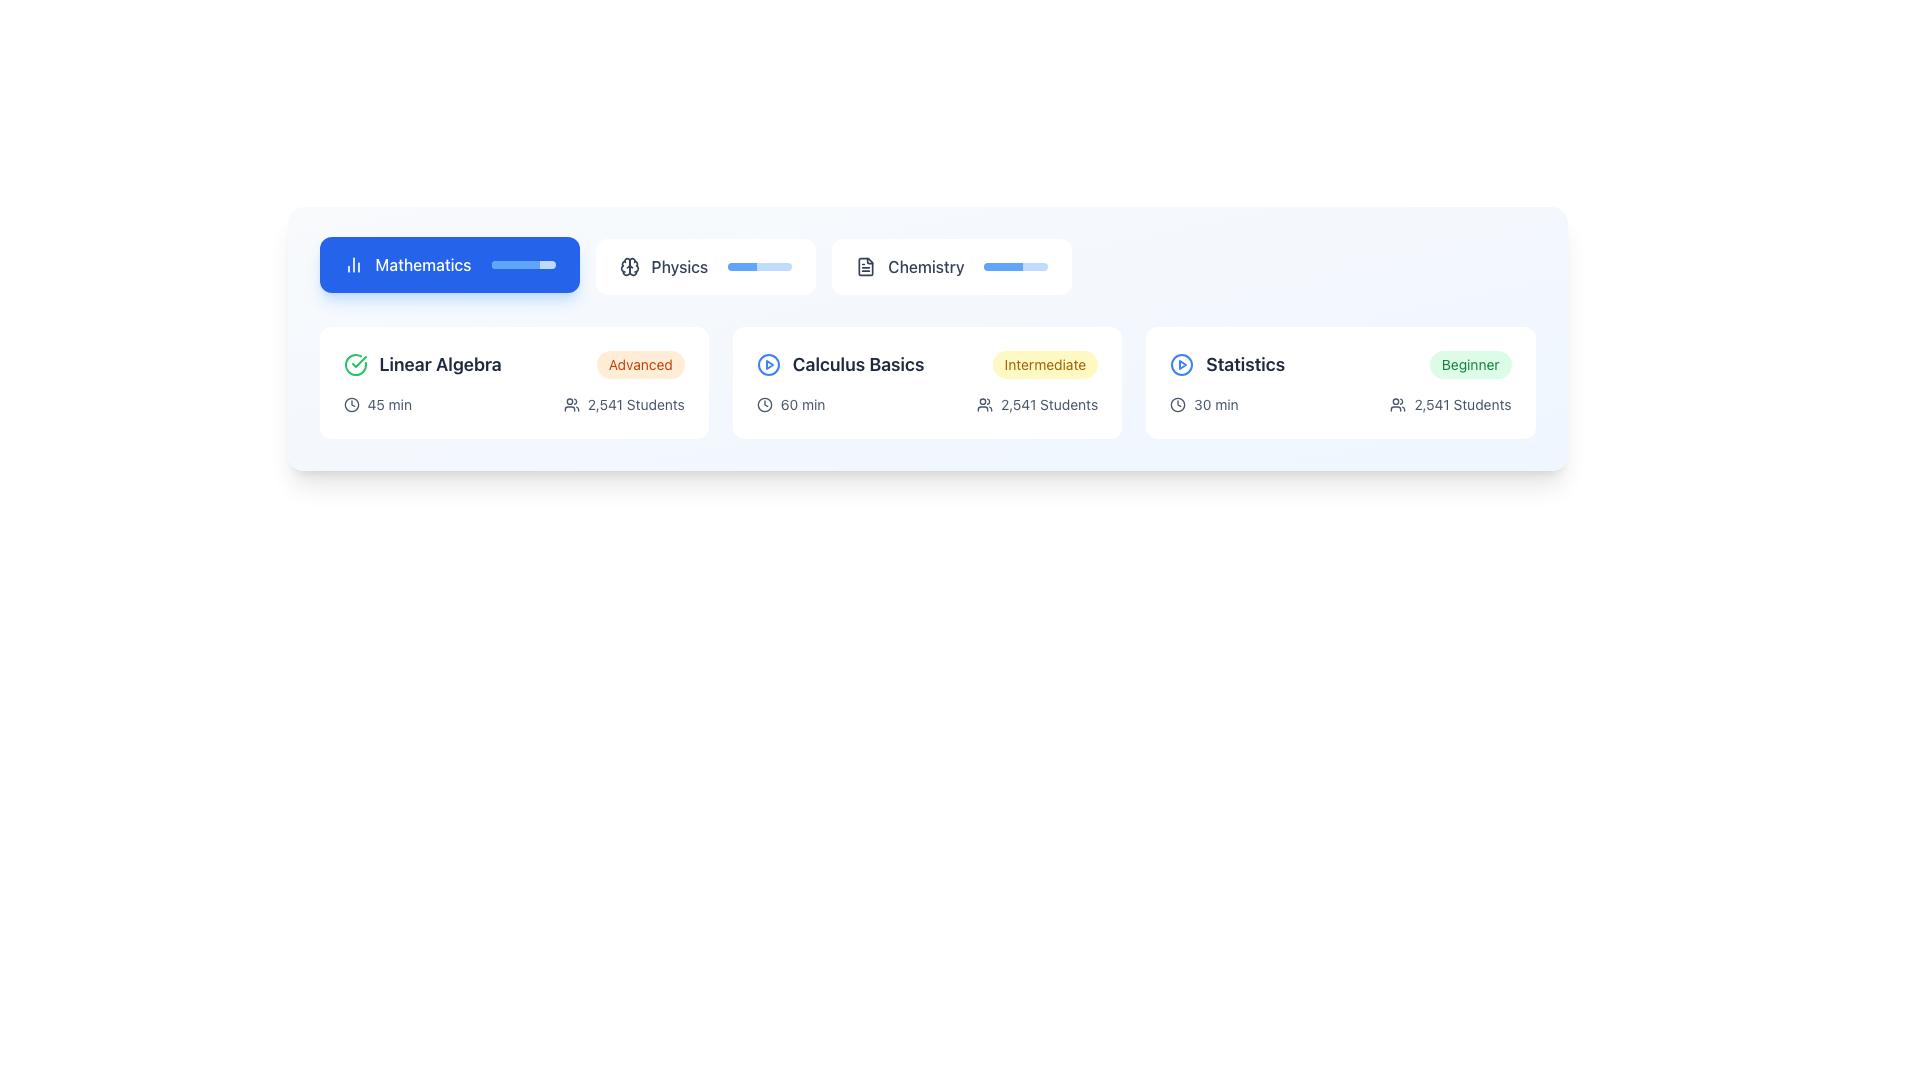 This screenshot has width=1920, height=1080. I want to click on the text label displaying 'Statistics' in bold, large dark gray font, located at the bottom right of the 'Statistics' course card, so click(1244, 365).